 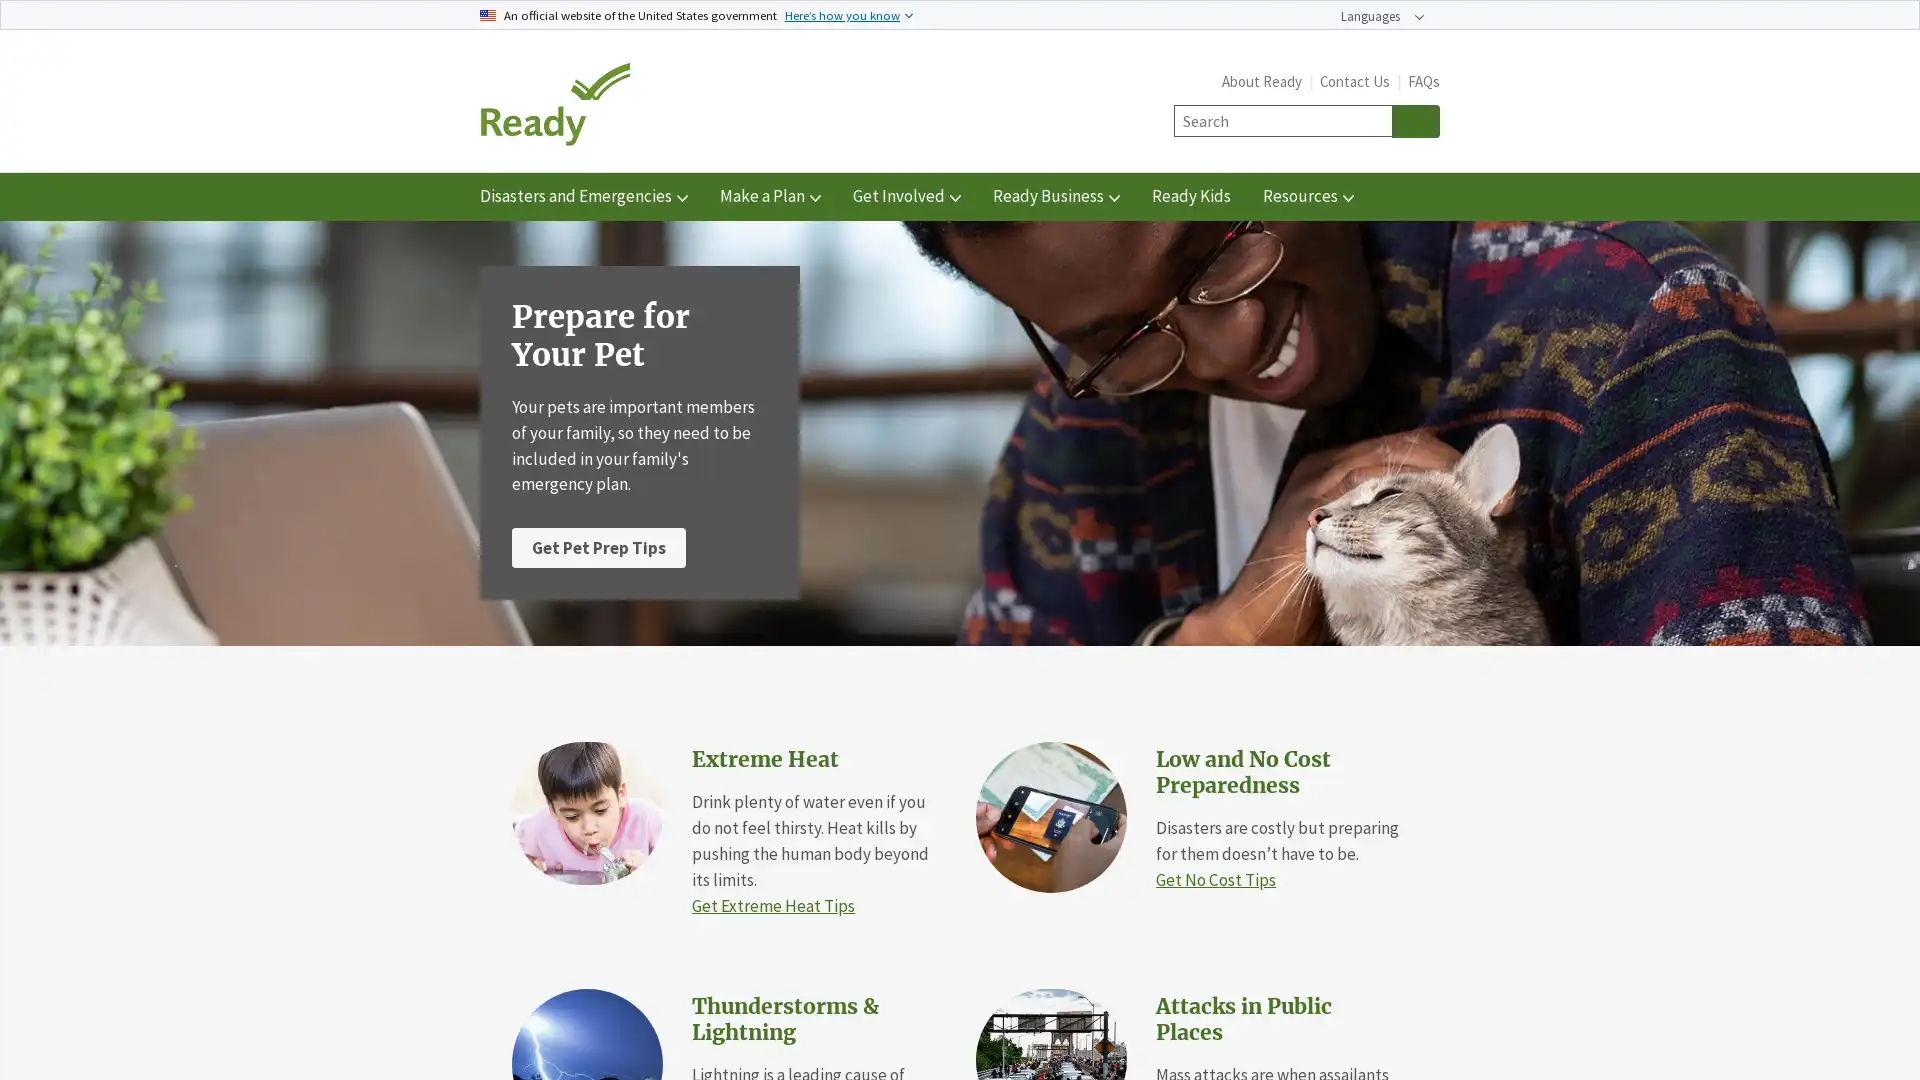 What do you see at coordinates (769, 196) in the screenshot?
I see `Make a Plan` at bounding box center [769, 196].